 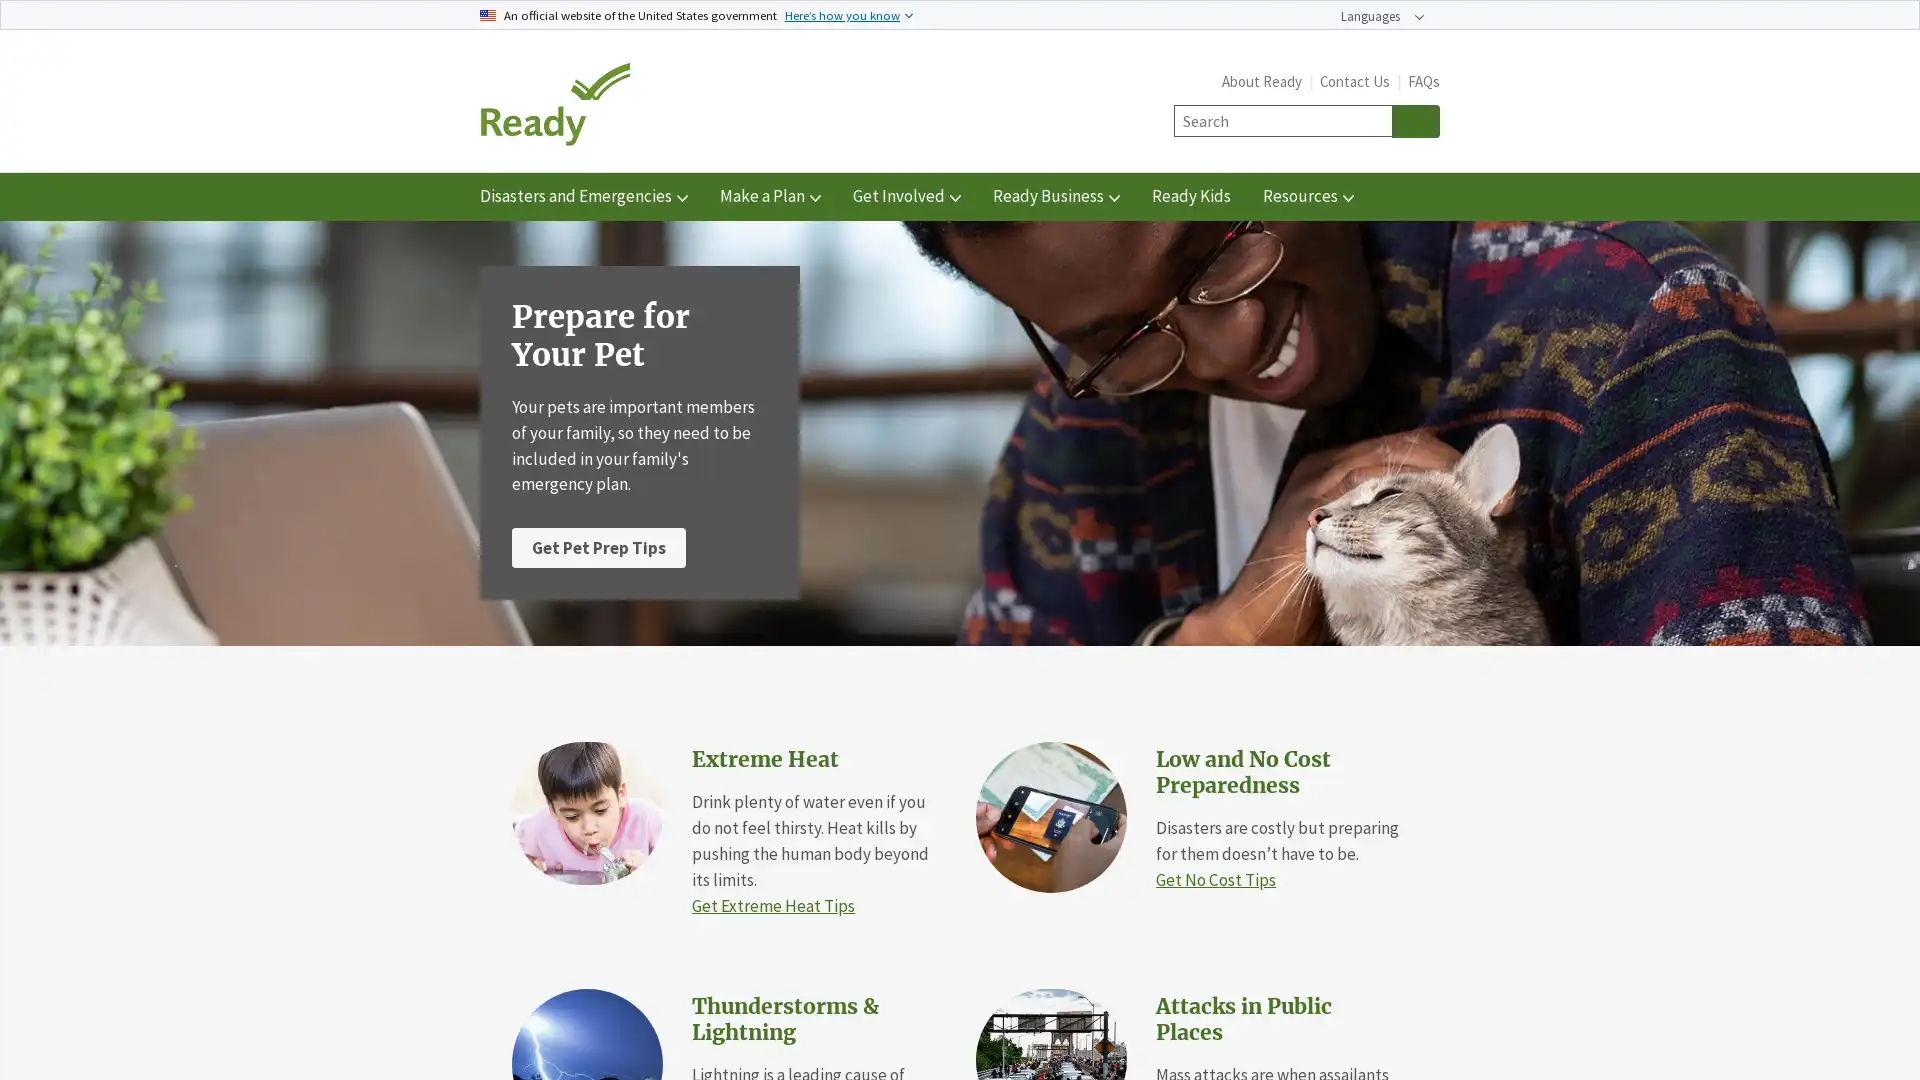 What do you see at coordinates (769, 196) in the screenshot?
I see `Make a Plan` at bounding box center [769, 196].